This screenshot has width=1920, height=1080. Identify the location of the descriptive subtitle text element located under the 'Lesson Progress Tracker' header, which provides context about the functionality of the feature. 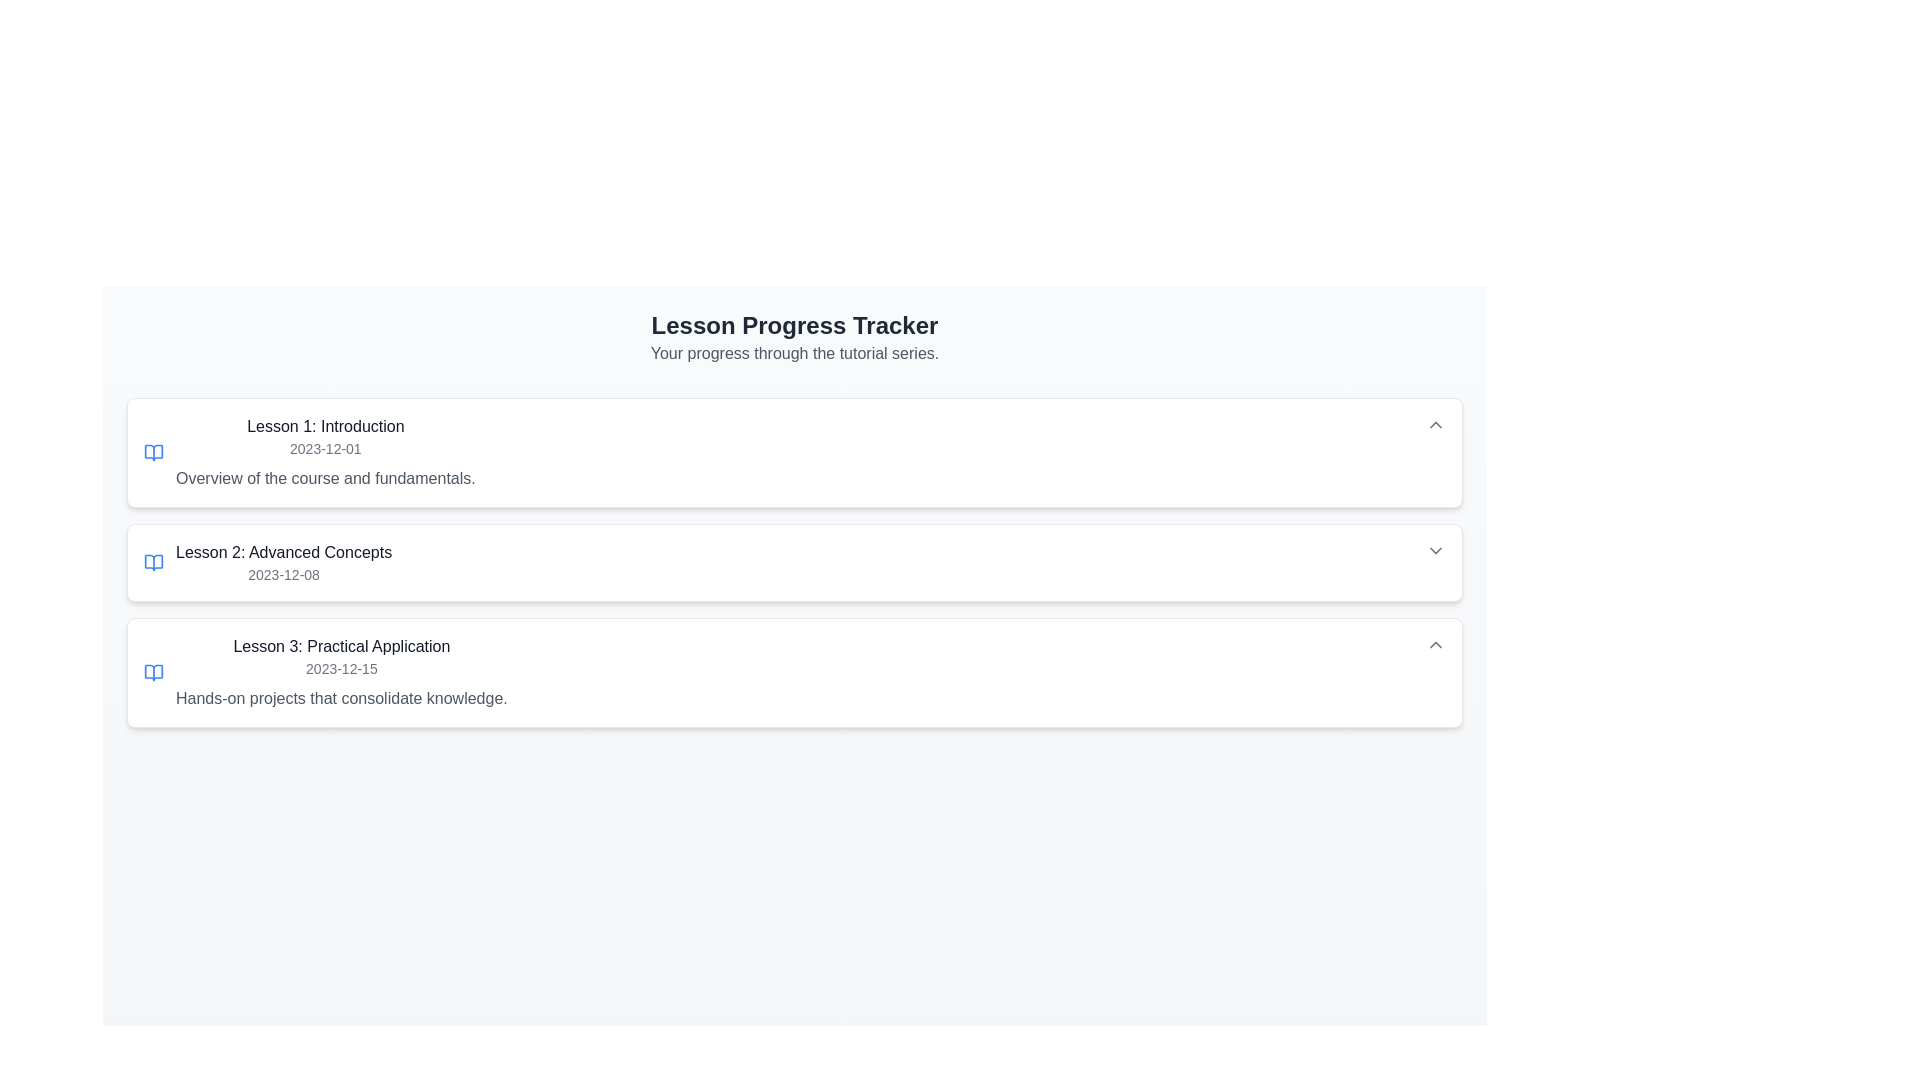
(794, 353).